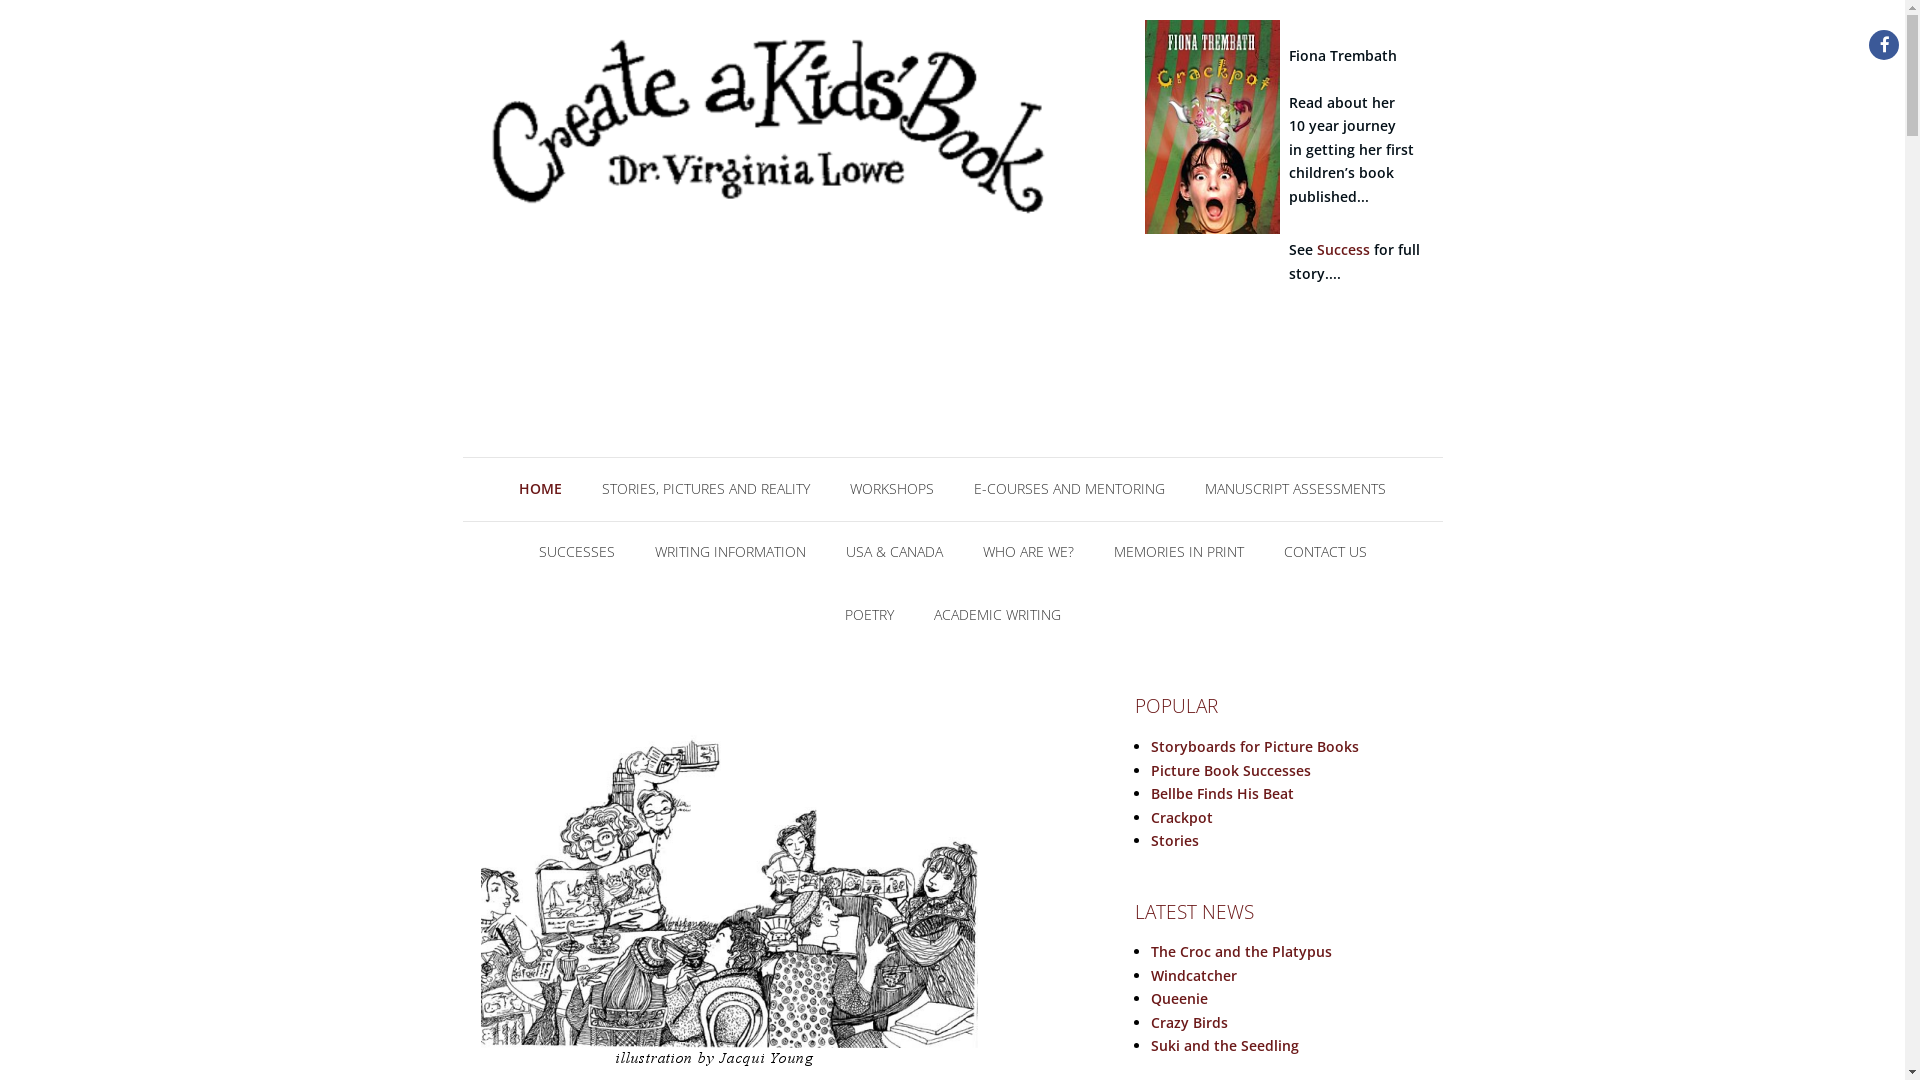 This screenshot has height=1080, width=1920. I want to click on 'Queenie', so click(1179, 998).